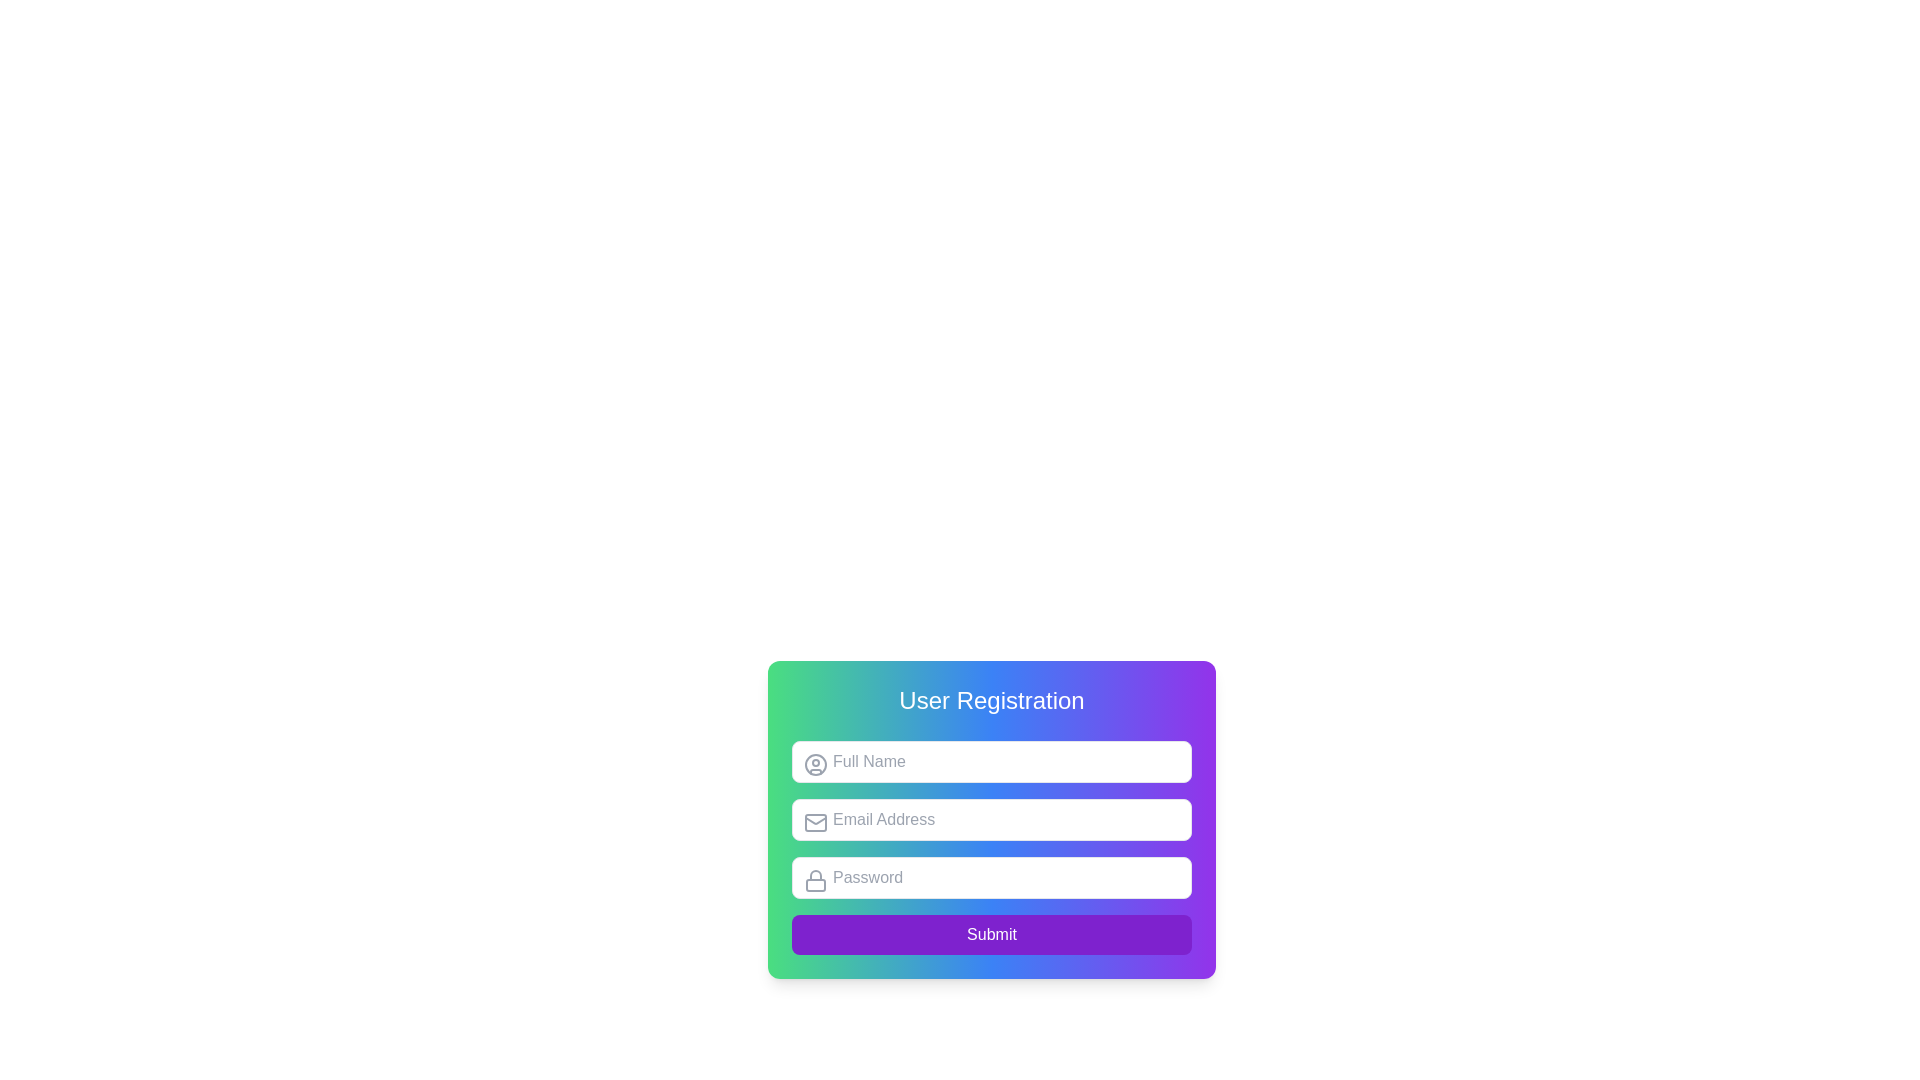 Image resolution: width=1920 pixels, height=1080 pixels. What do you see at coordinates (992, 934) in the screenshot?
I see `the 'Submit' button, which is a rectangular button with a purple background and white text, located at the bottom of the user registration form` at bounding box center [992, 934].